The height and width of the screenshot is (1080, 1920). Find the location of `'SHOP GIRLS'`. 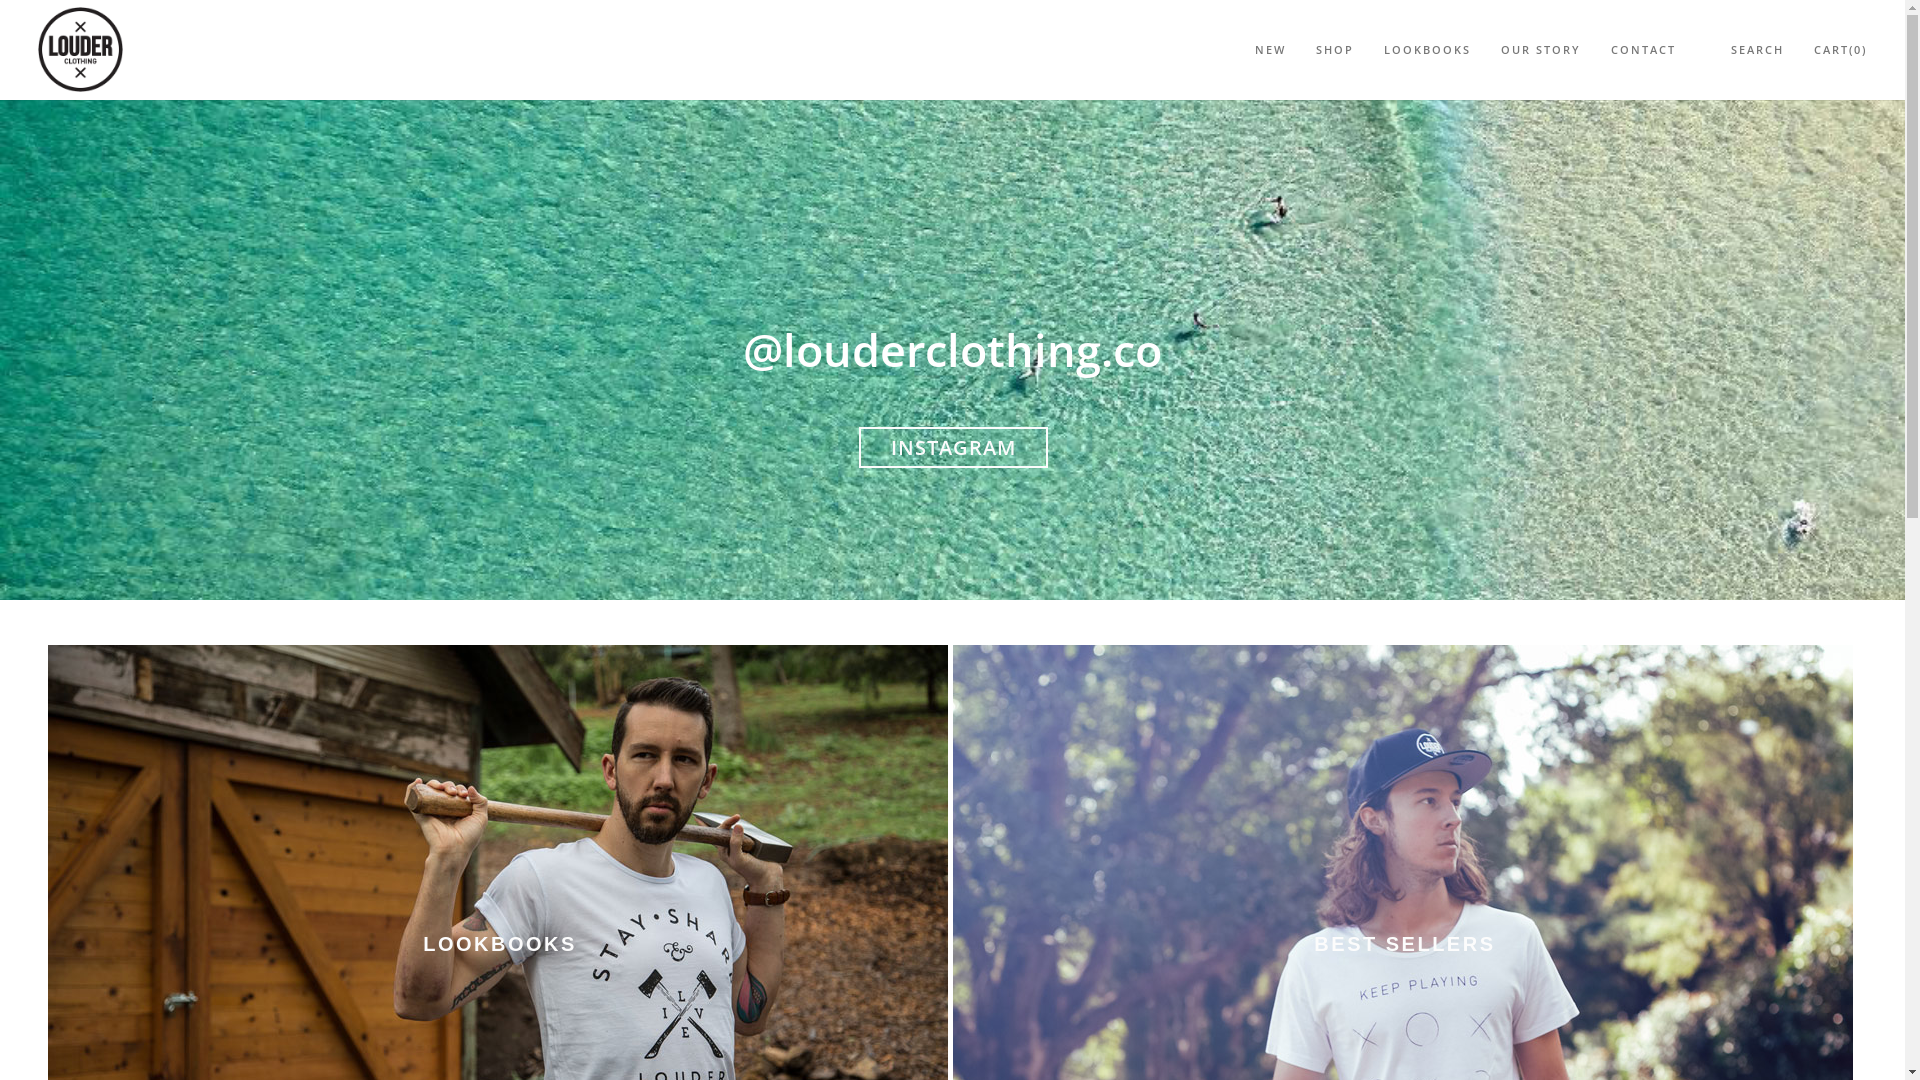

'SHOP GIRLS' is located at coordinates (976, 378).